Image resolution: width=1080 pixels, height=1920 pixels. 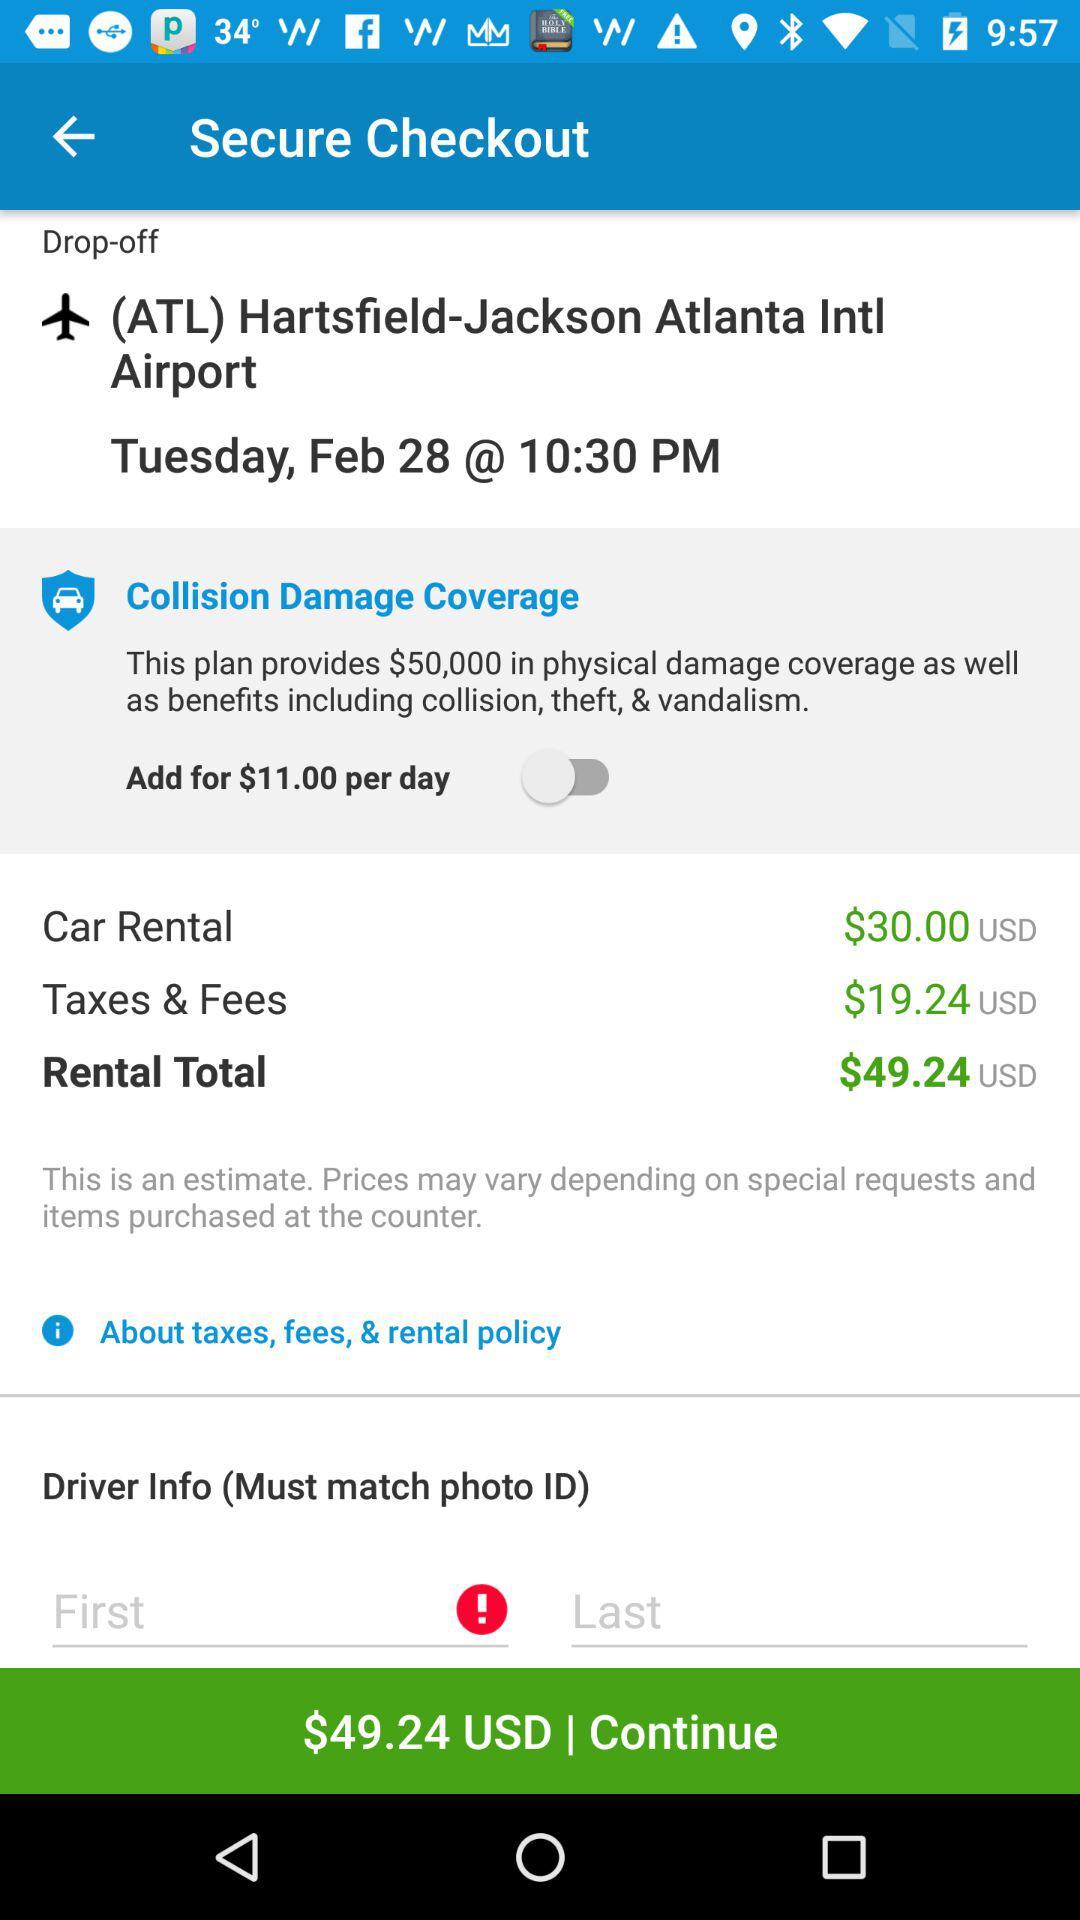 I want to click on last name, so click(x=798, y=1609).